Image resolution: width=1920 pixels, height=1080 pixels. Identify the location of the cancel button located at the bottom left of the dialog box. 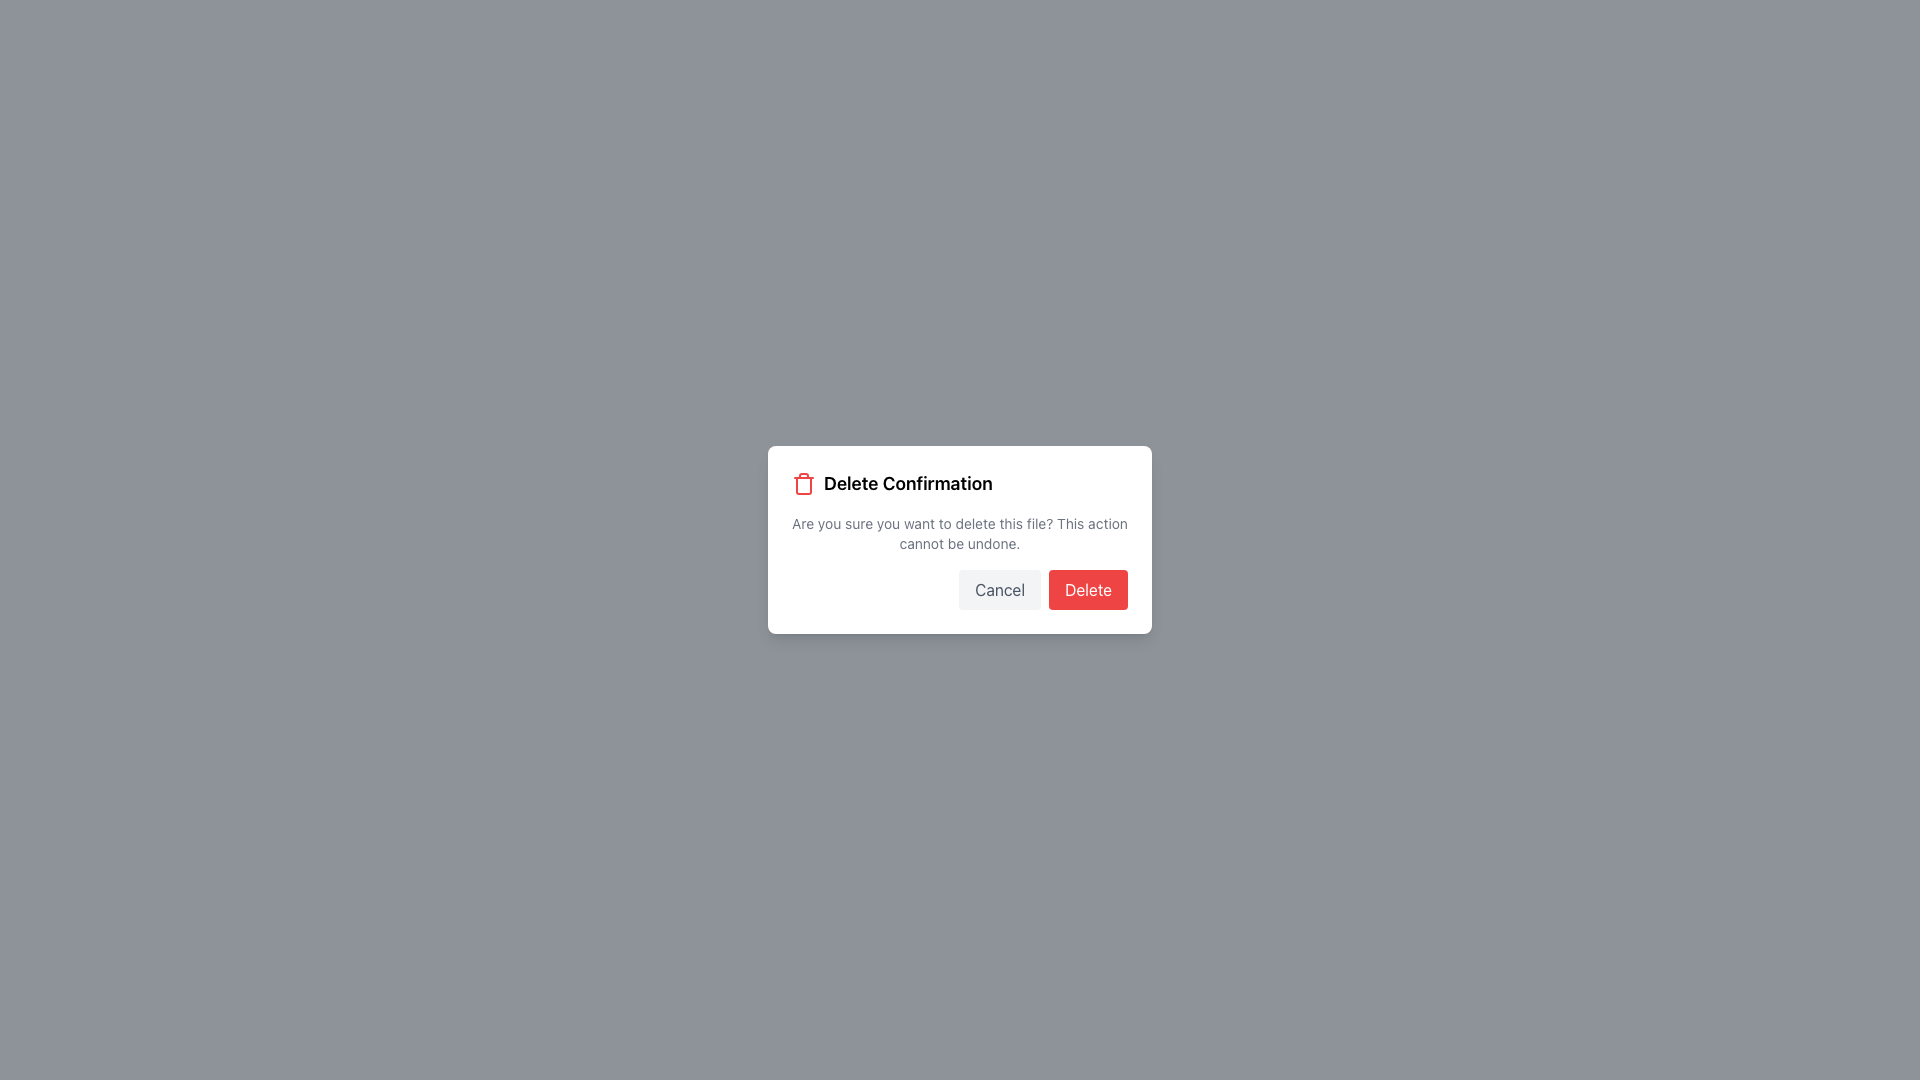
(1000, 589).